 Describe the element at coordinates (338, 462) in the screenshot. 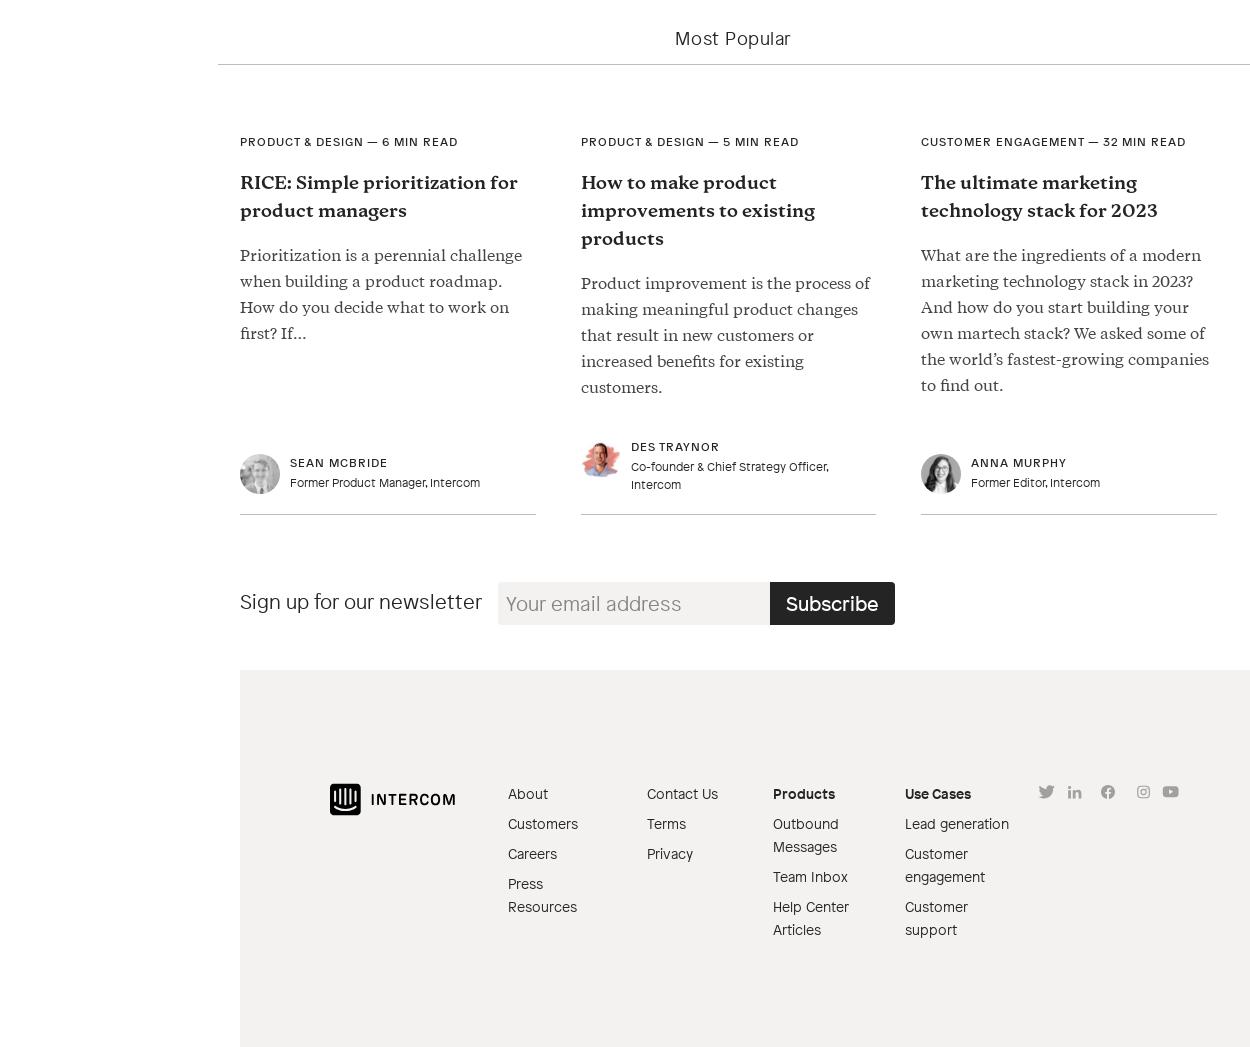

I see `'Sean McBride'` at that location.